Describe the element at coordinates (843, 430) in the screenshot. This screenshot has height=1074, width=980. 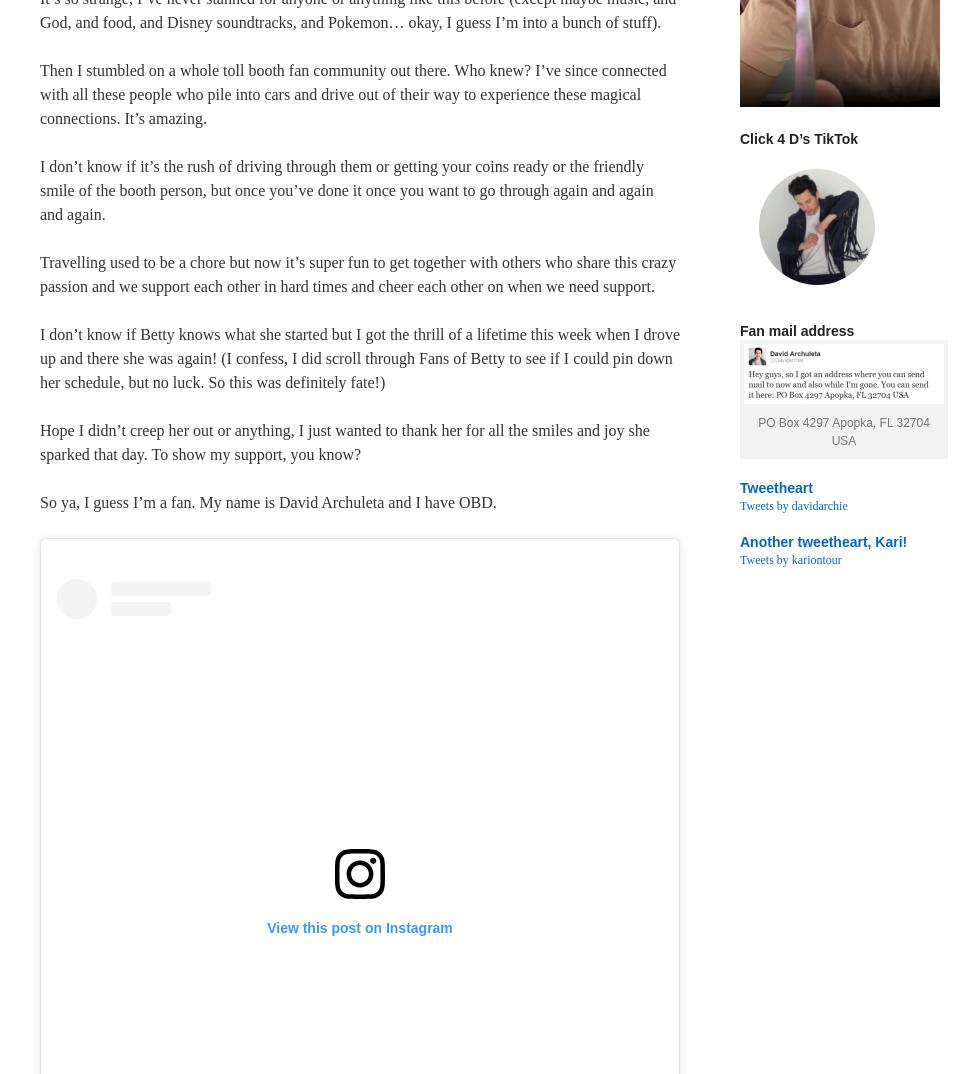
I see `'PO Box 4297 Apopka, FL 32704 USA'` at that location.